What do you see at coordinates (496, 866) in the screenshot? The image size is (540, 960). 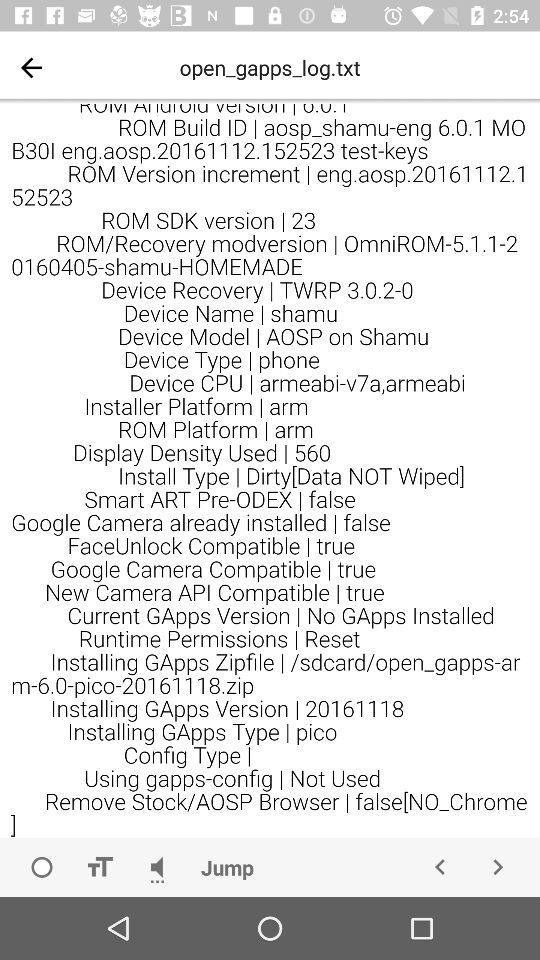 I see `the arrow_forward icon` at bounding box center [496, 866].